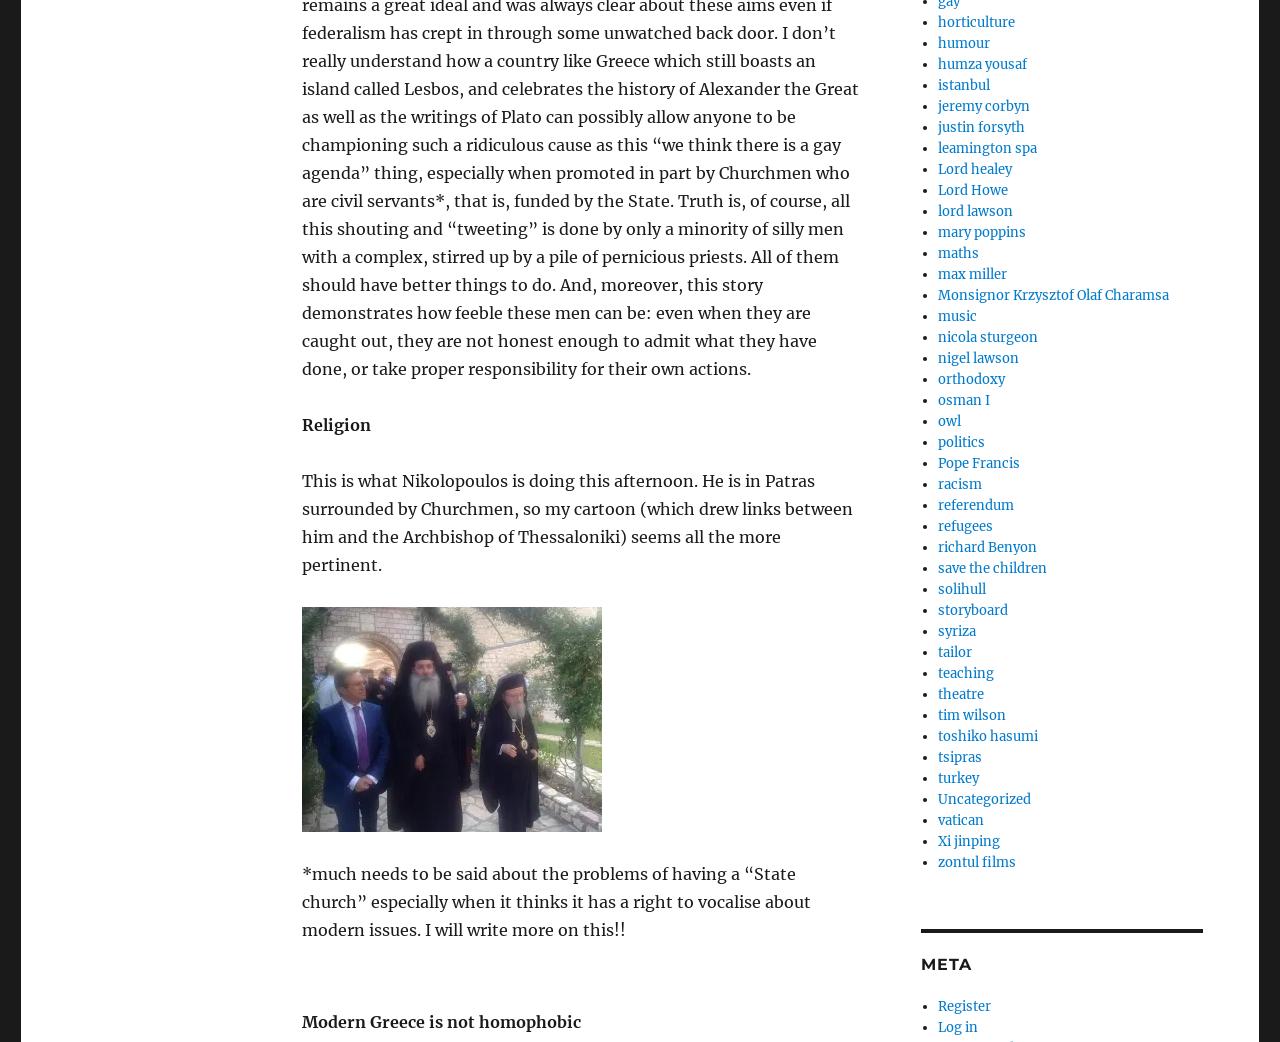  Describe the element at coordinates (935, 84) in the screenshot. I see `'istanbul'` at that location.